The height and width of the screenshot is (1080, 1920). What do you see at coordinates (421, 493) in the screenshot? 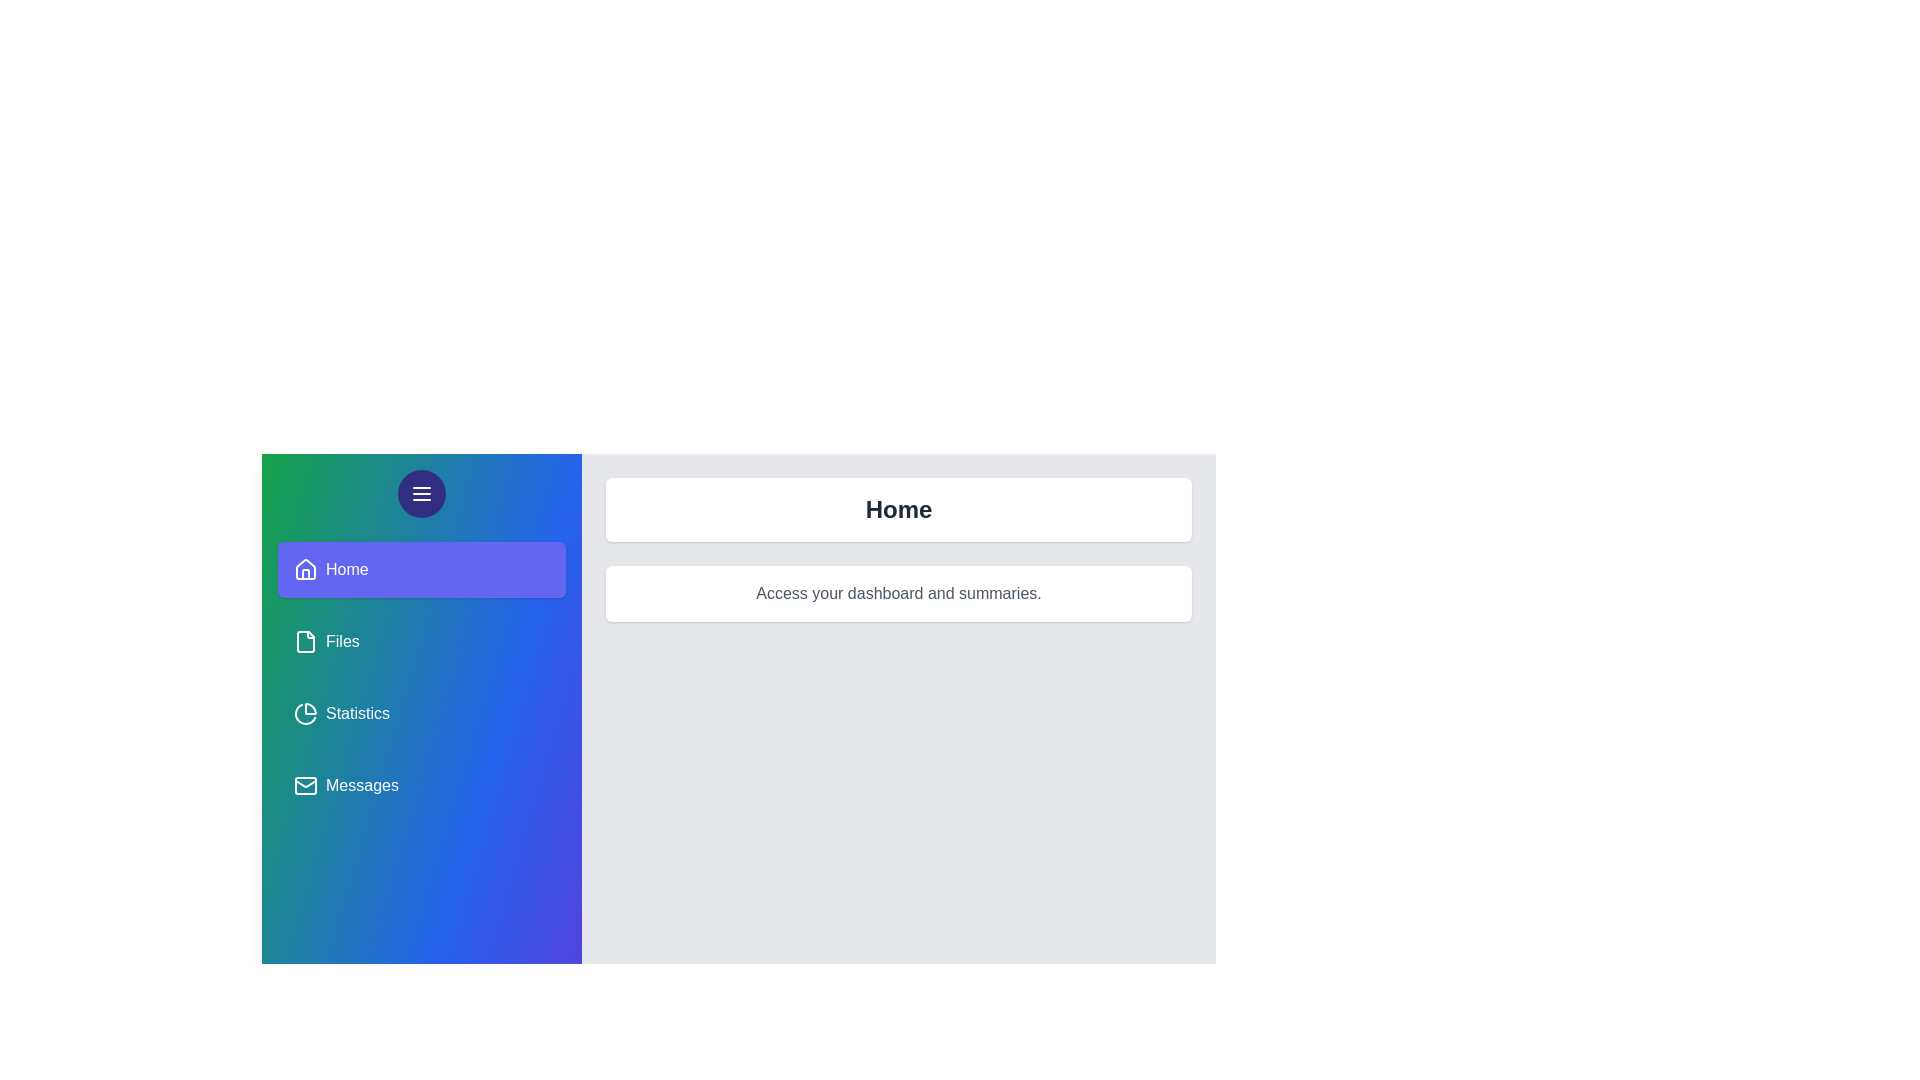
I see `the menu button to toggle the drawer state` at bounding box center [421, 493].